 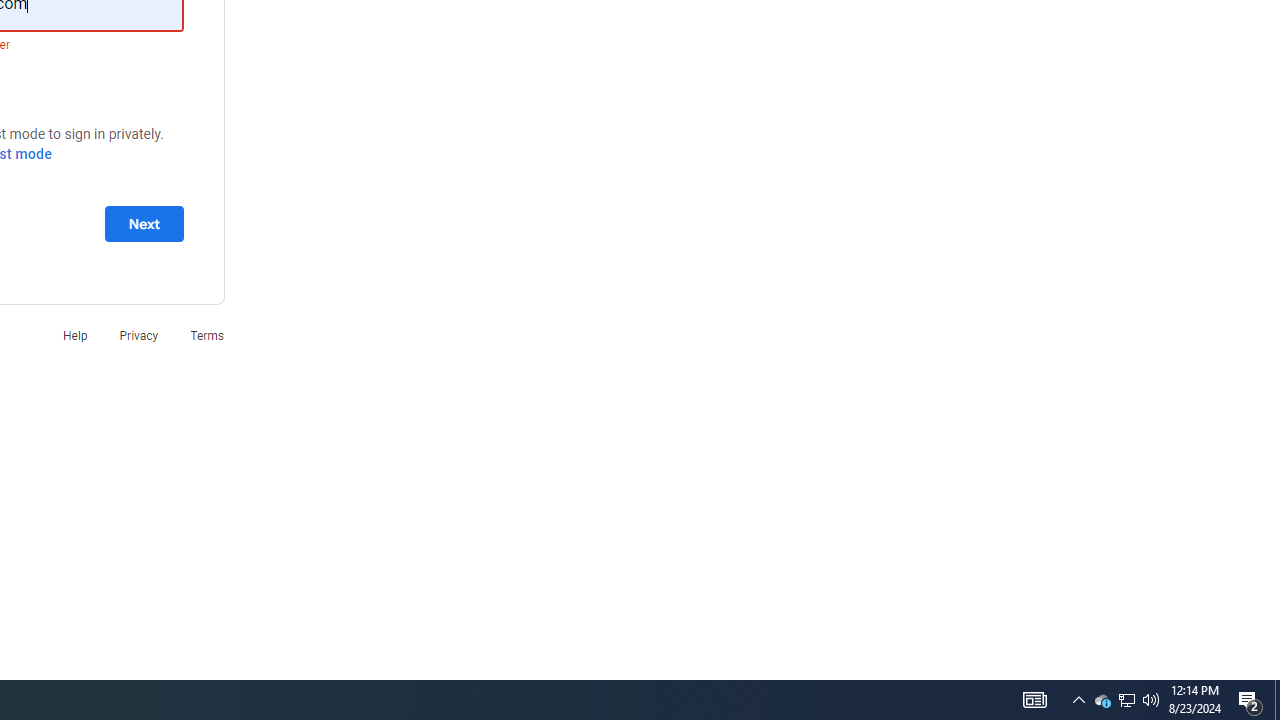 I want to click on 'Terms', so click(x=207, y=334).